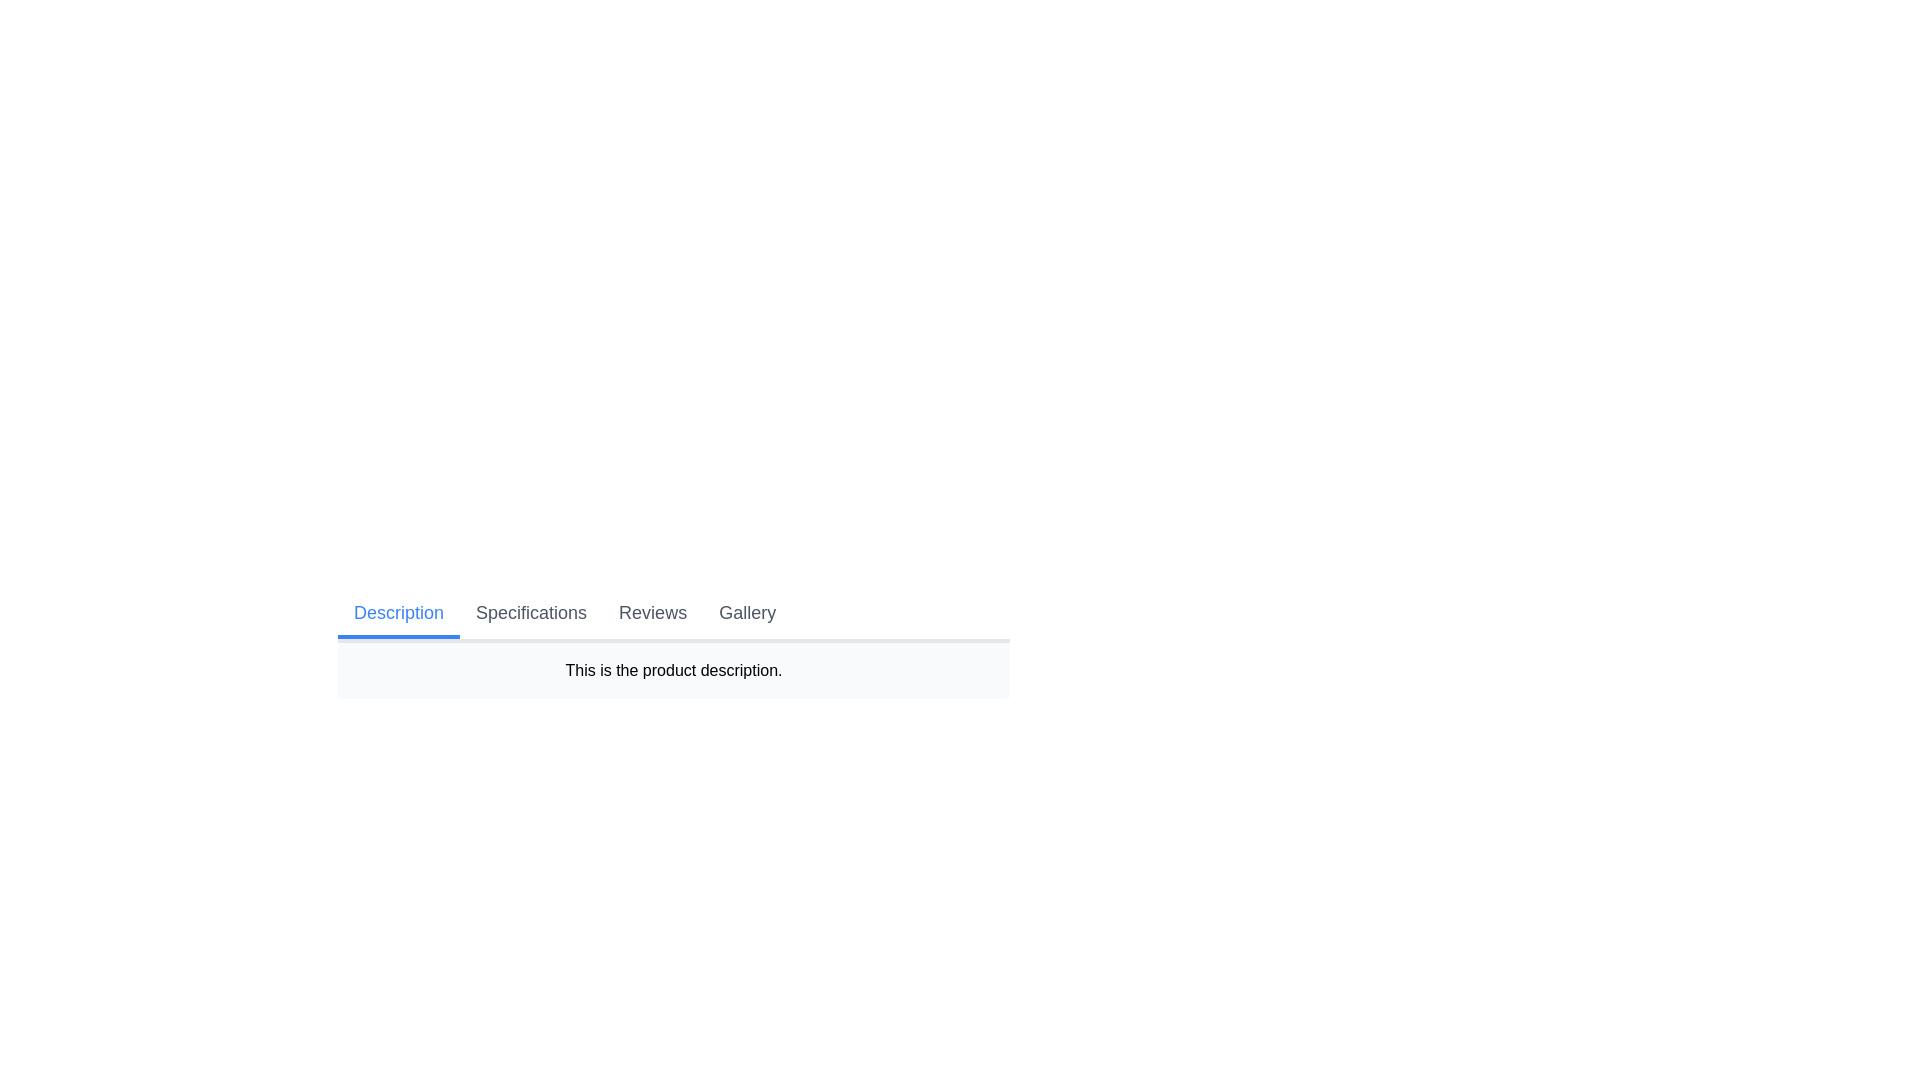 This screenshot has height=1080, width=1920. What do you see at coordinates (746, 613) in the screenshot?
I see `the Gallery tab by clicking on its button` at bounding box center [746, 613].